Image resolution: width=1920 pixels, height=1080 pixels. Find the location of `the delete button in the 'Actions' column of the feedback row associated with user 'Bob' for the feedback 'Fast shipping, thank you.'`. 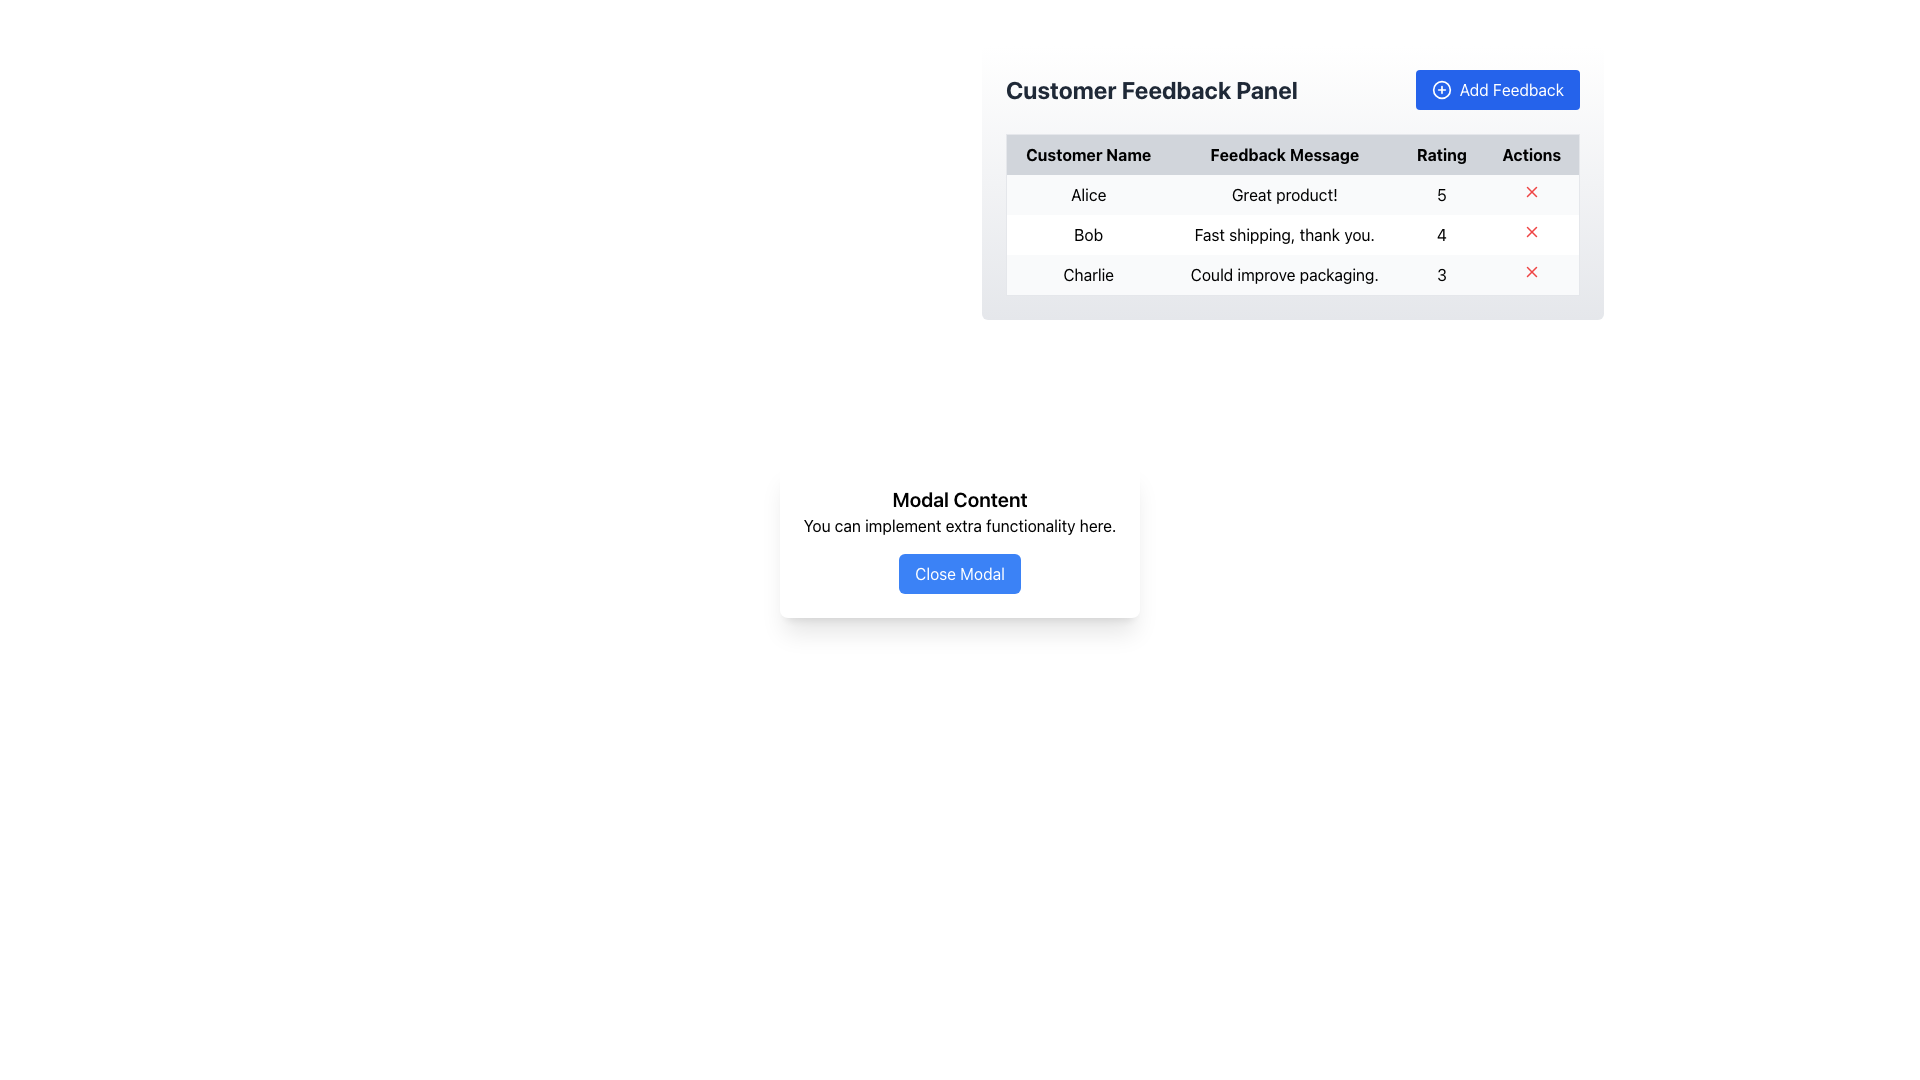

the delete button in the 'Actions' column of the feedback row associated with user 'Bob' for the feedback 'Fast shipping, thank you.' is located at coordinates (1531, 234).